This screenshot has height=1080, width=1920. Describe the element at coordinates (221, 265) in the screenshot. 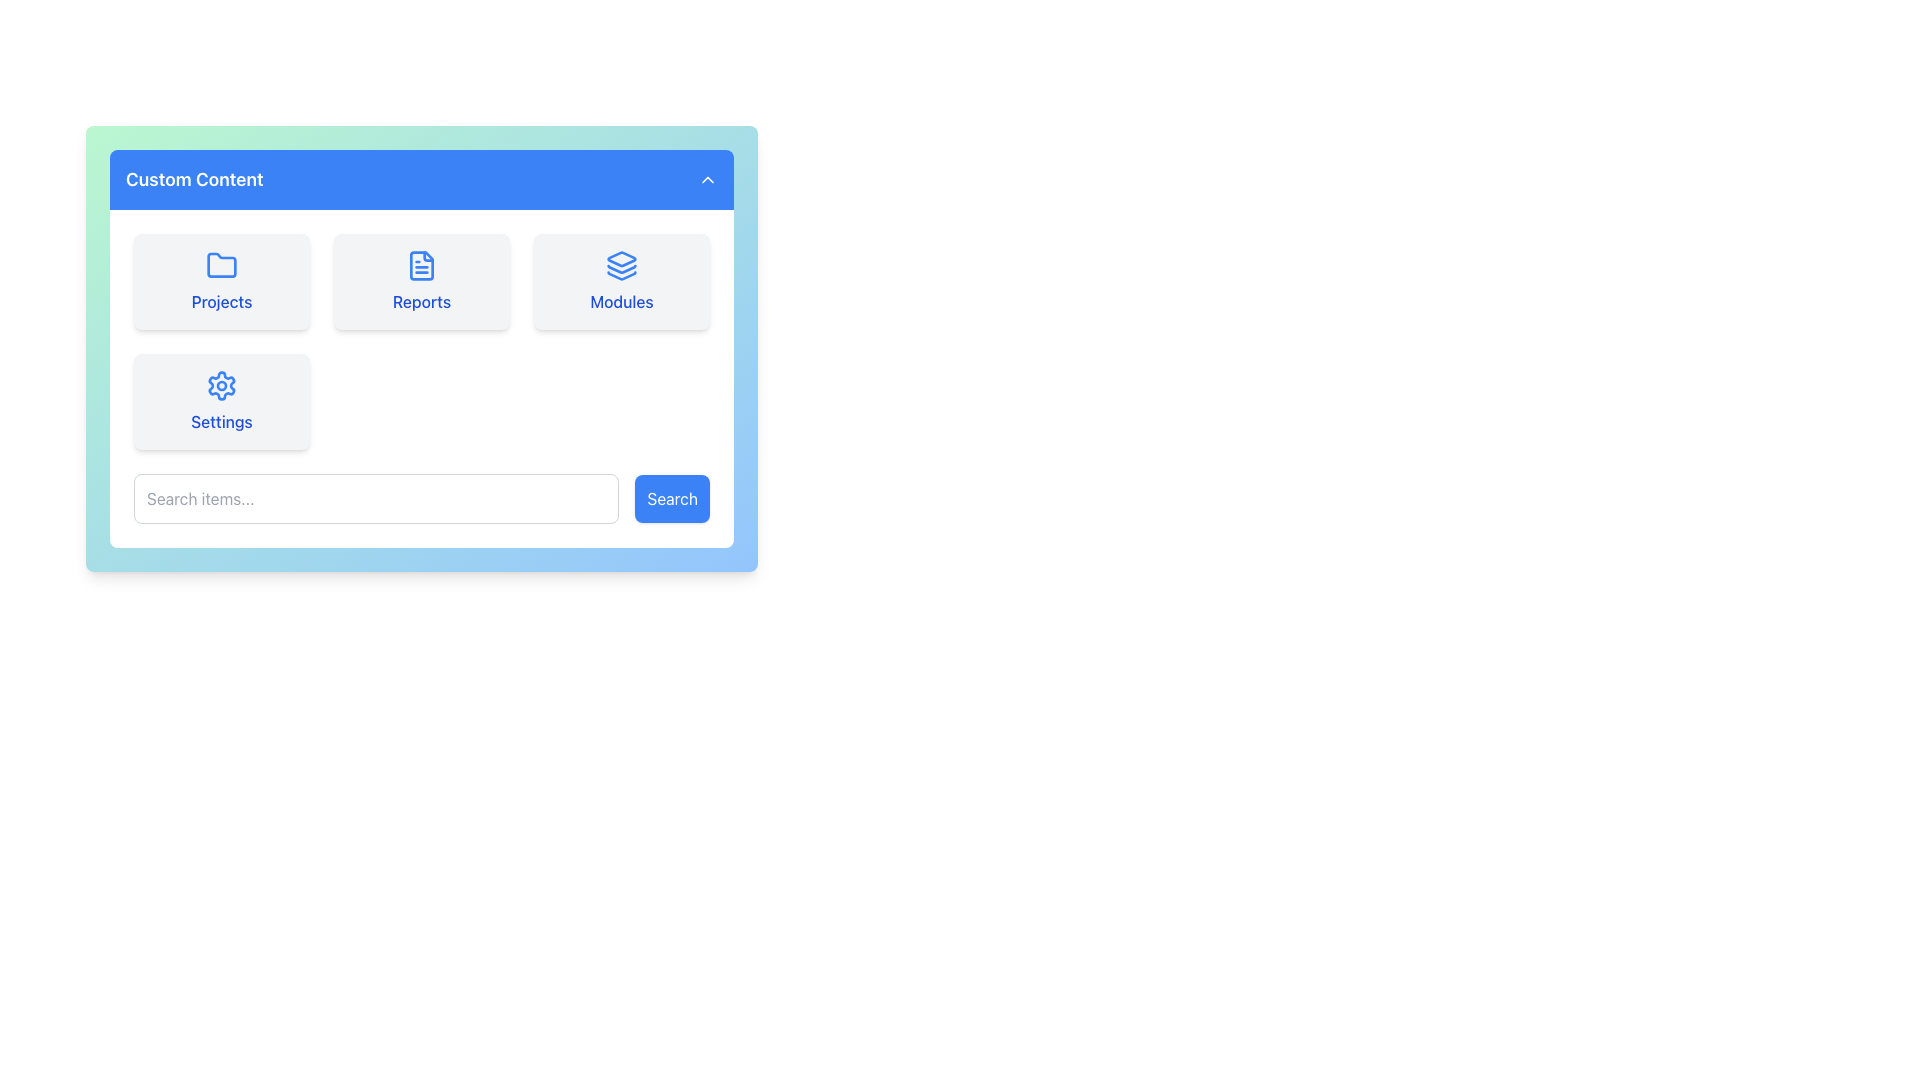

I see `the 'Projects' icon, which is centrally located within the 'Projects' option box at the top of the card` at that location.